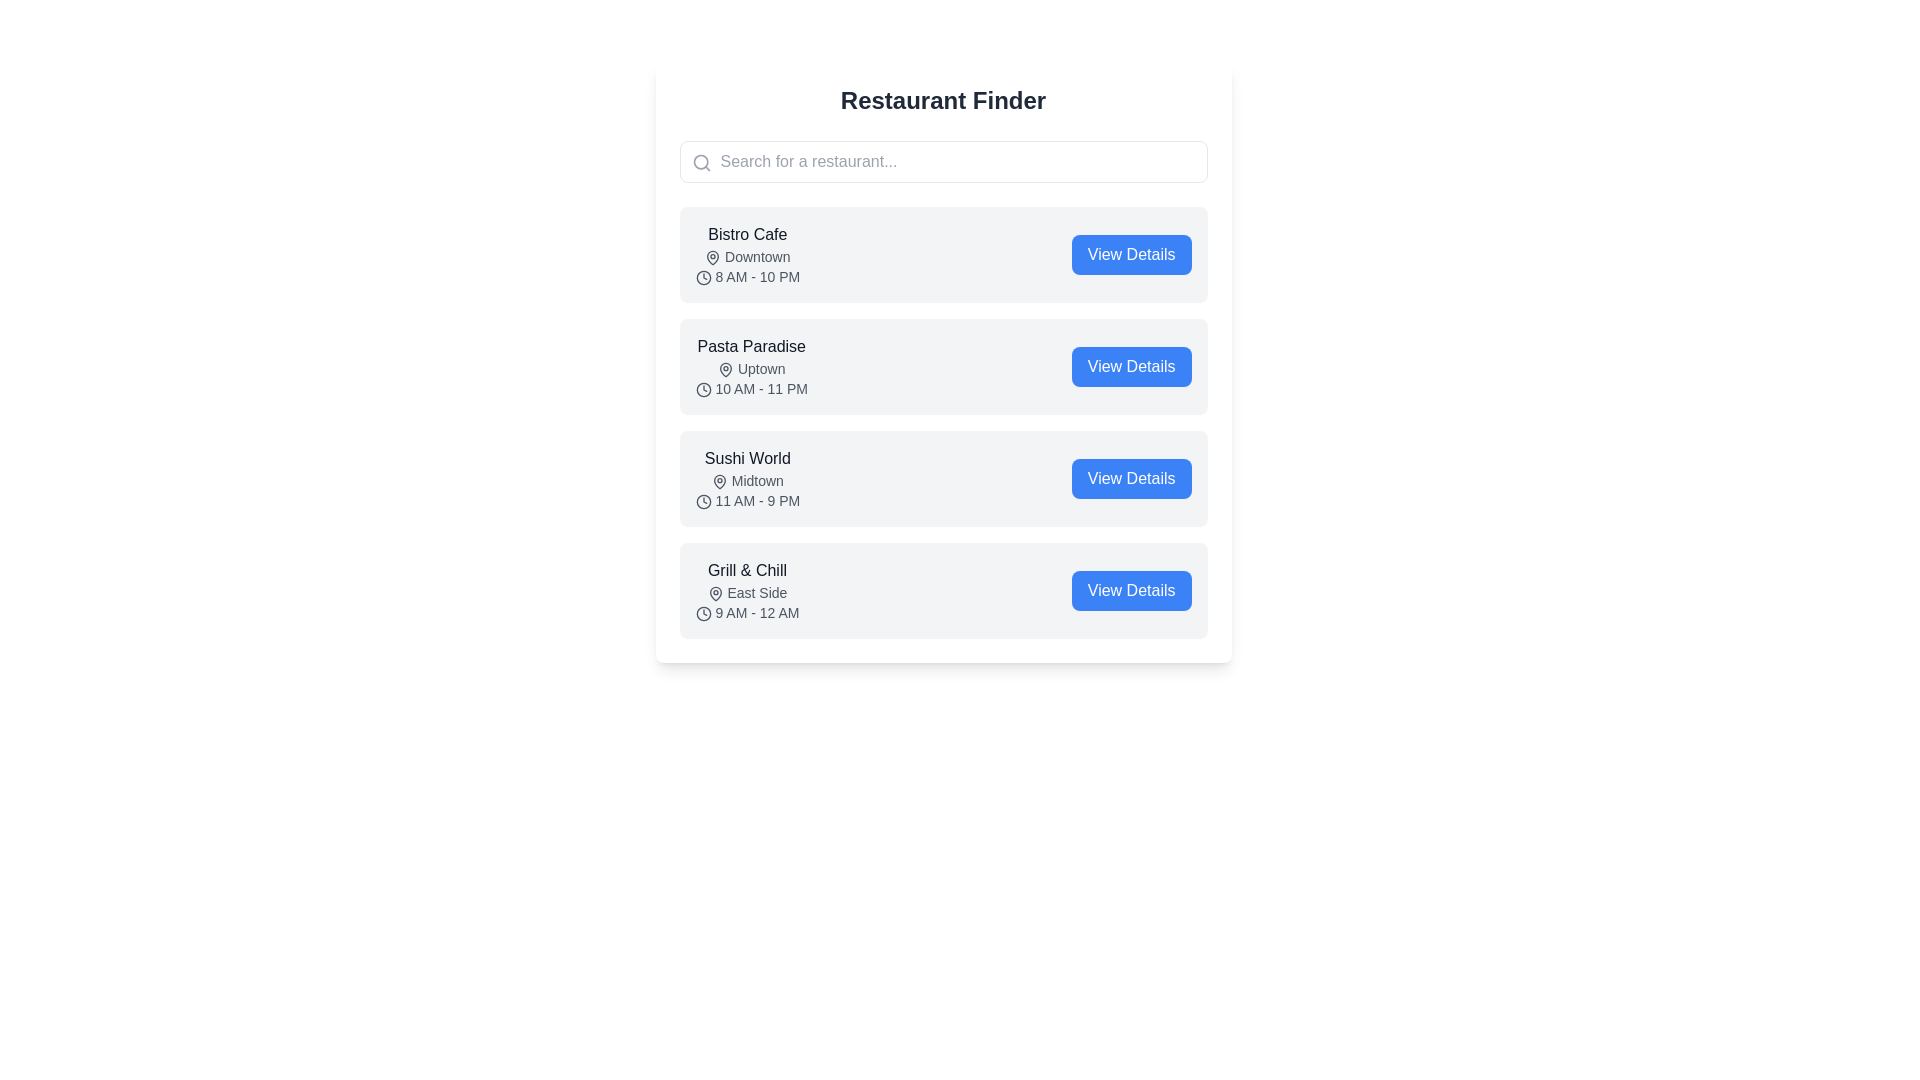 Image resolution: width=1920 pixels, height=1080 pixels. Describe the element at coordinates (746, 589) in the screenshot. I see `the text block displaying location and operating hours information for 'Grill & Chill', located in the fourth section of a scrollable list under the label 'Grill & Chill'` at that location.